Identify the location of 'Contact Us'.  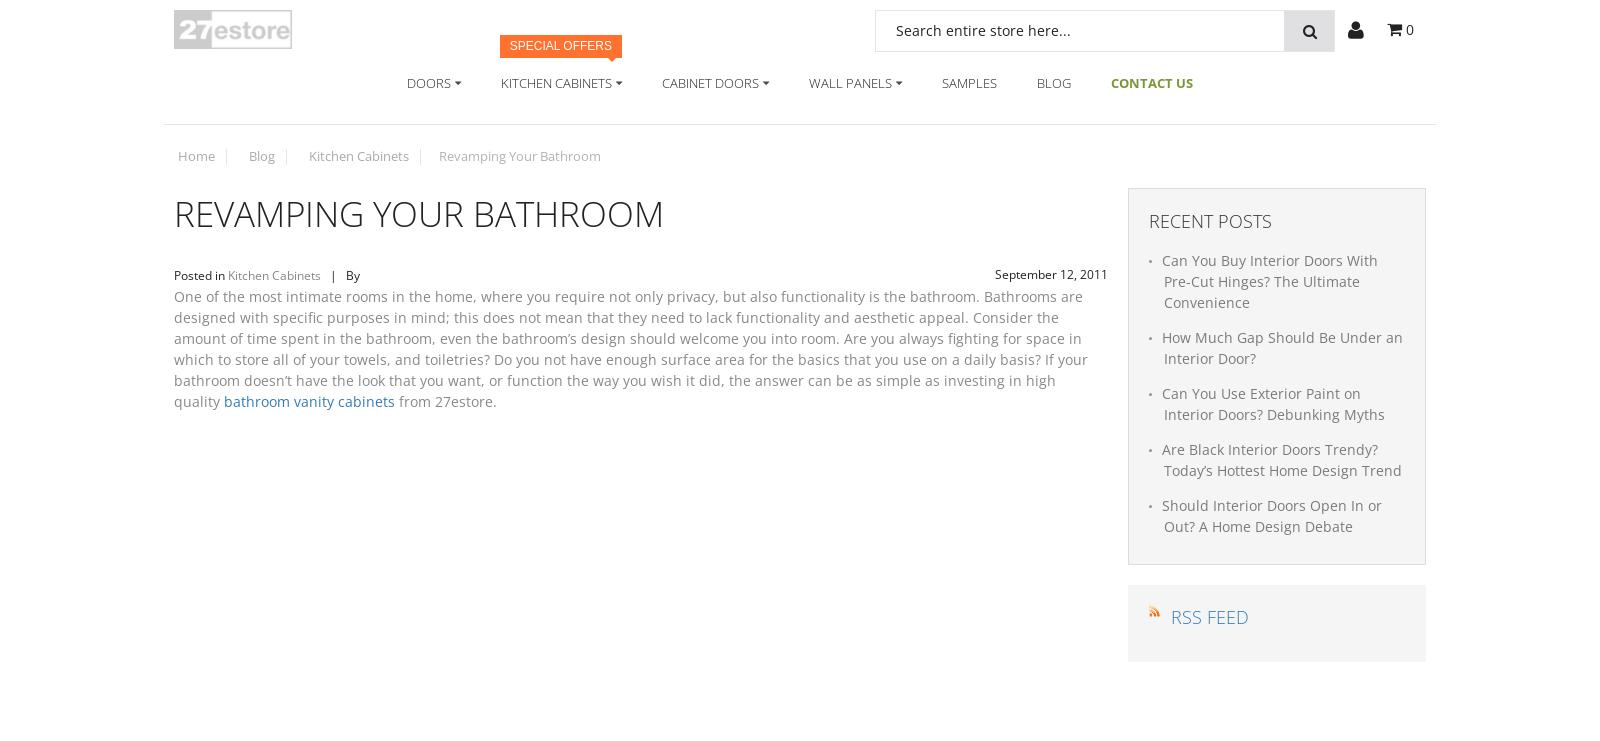
(1152, 81).